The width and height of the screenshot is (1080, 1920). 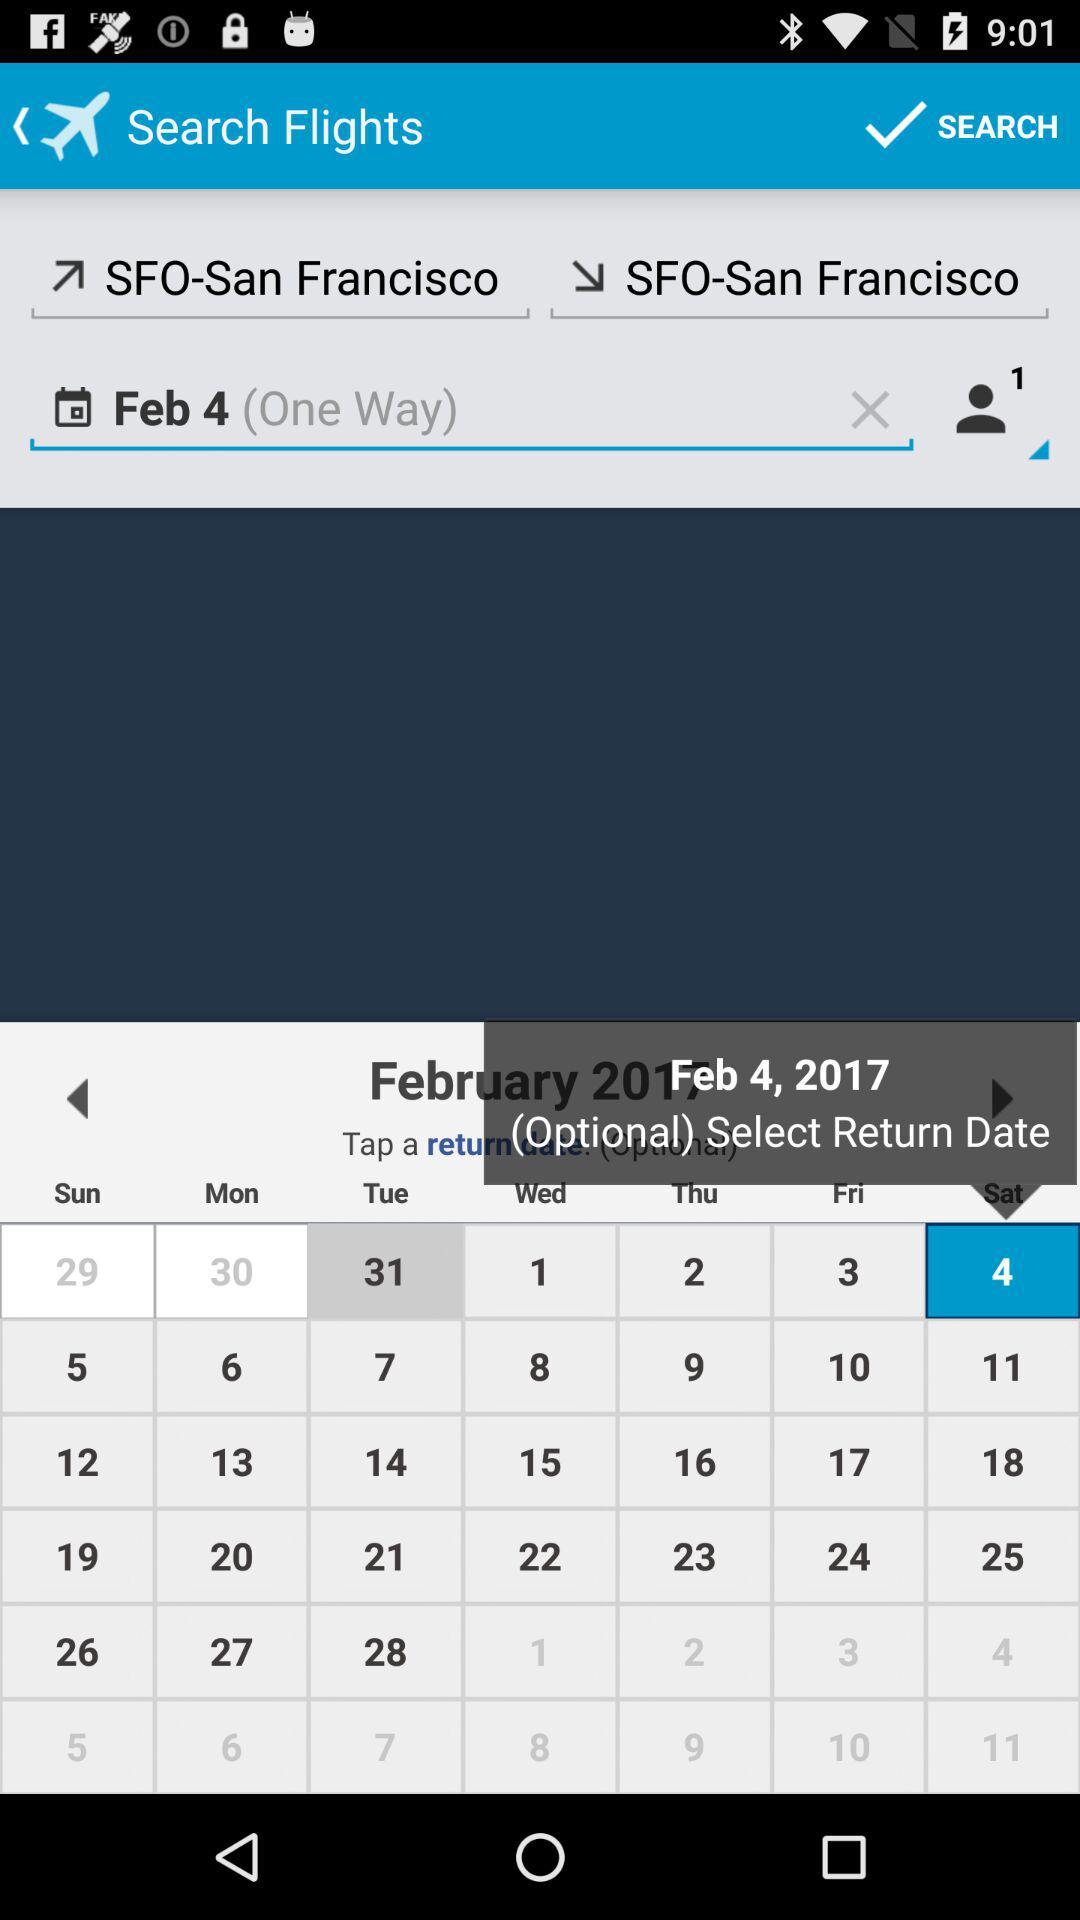 I want to click on the close icon, so click(x=869, y=435).